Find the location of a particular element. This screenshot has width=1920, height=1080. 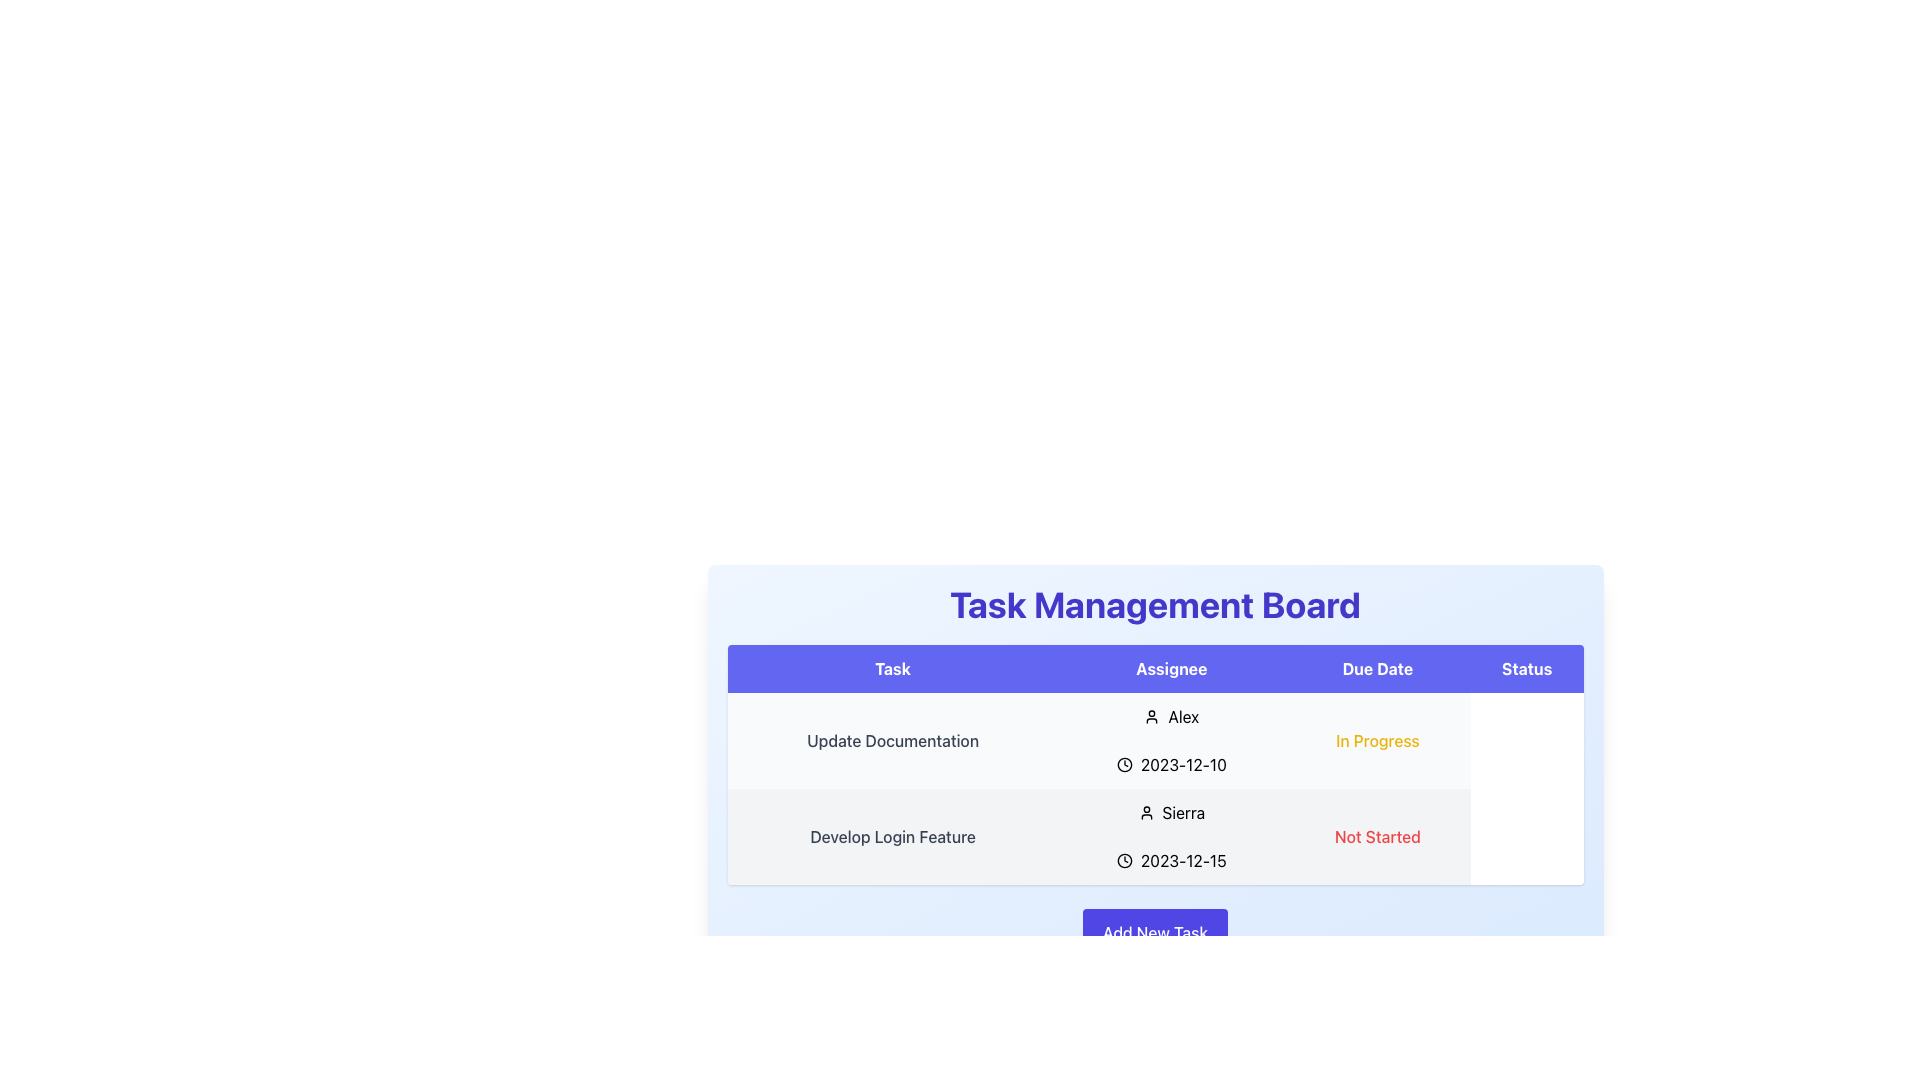

displayed date '2023-12-15' from the Due Date column in the task list, which is located in the second row of the task table is located at coordinates (1171, 859).